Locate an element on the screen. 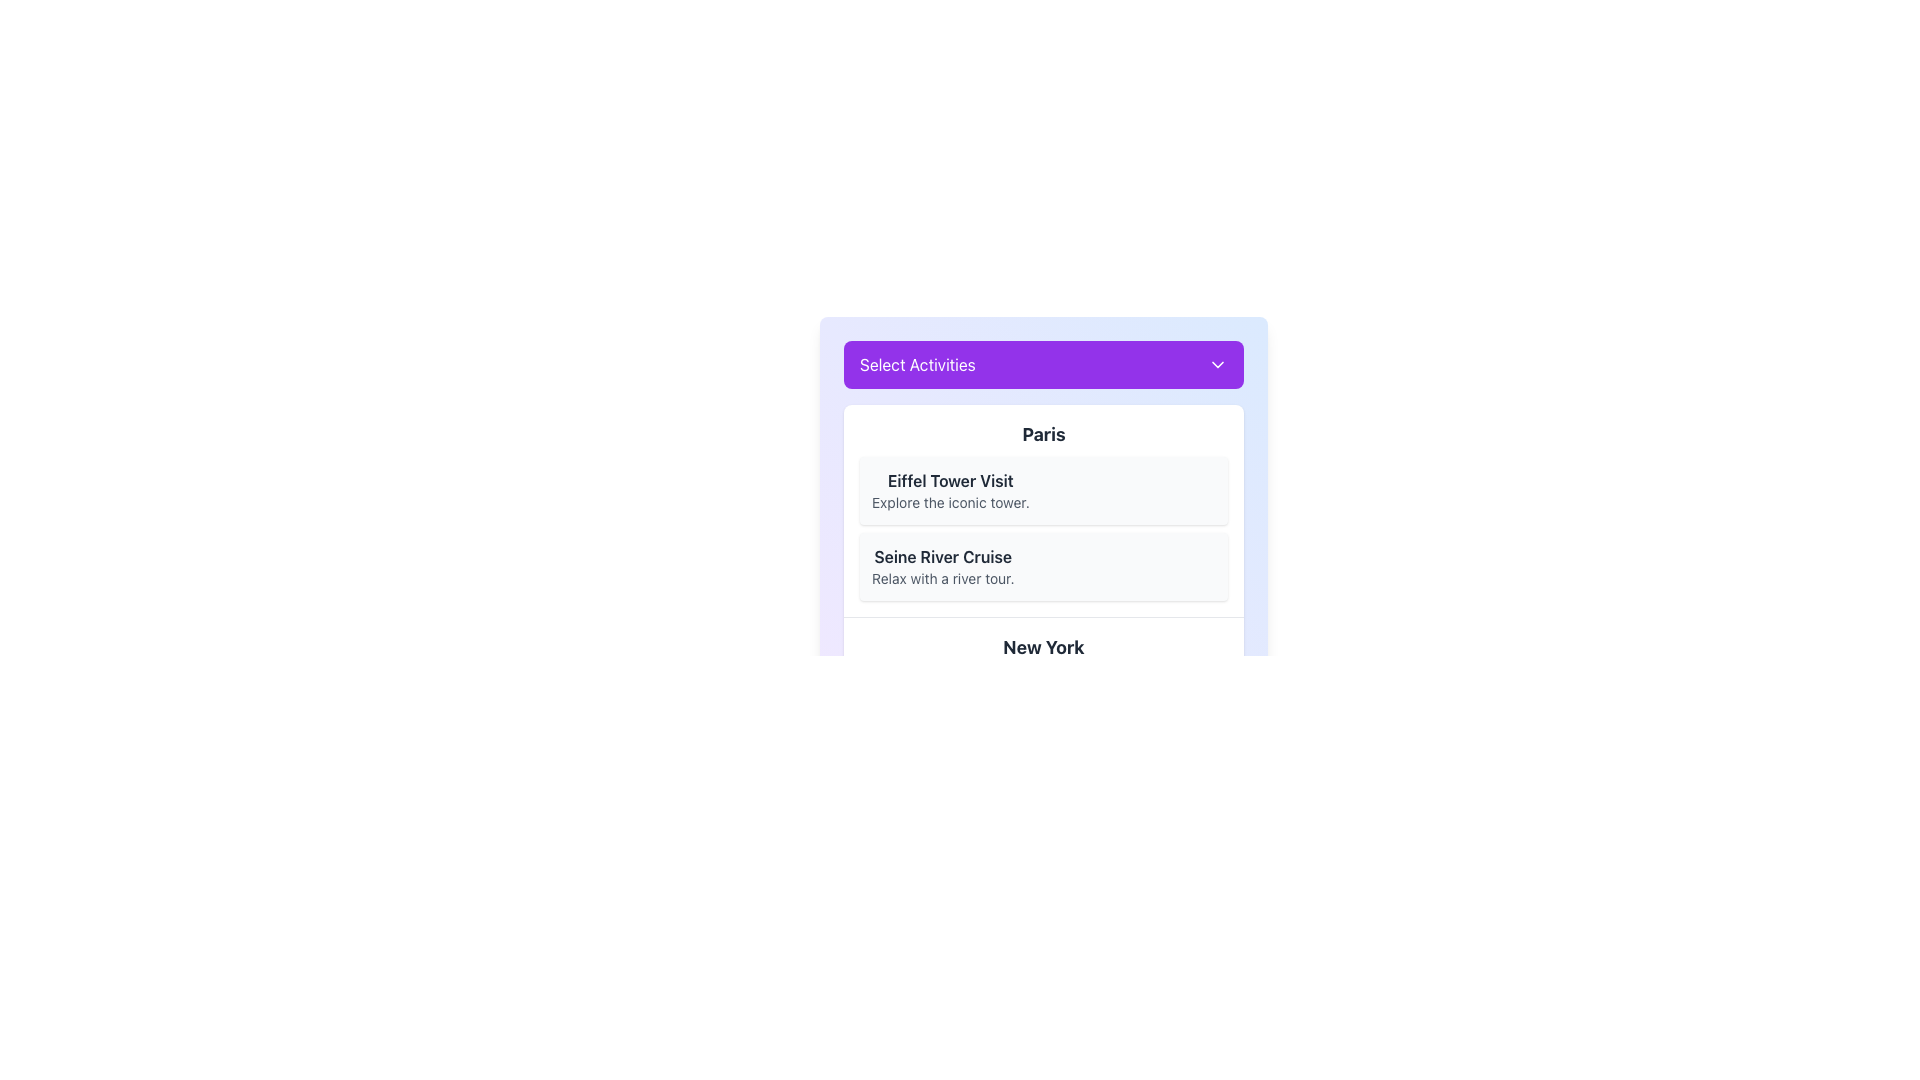 This screenshot has width=1920, height=1080. the descriptive Text Label that provides additional context about the 'Eiffel Tower Visit', located beneath the primary heading in the card-like structure under the 'Paris' section is located at coordinates (949, 501).